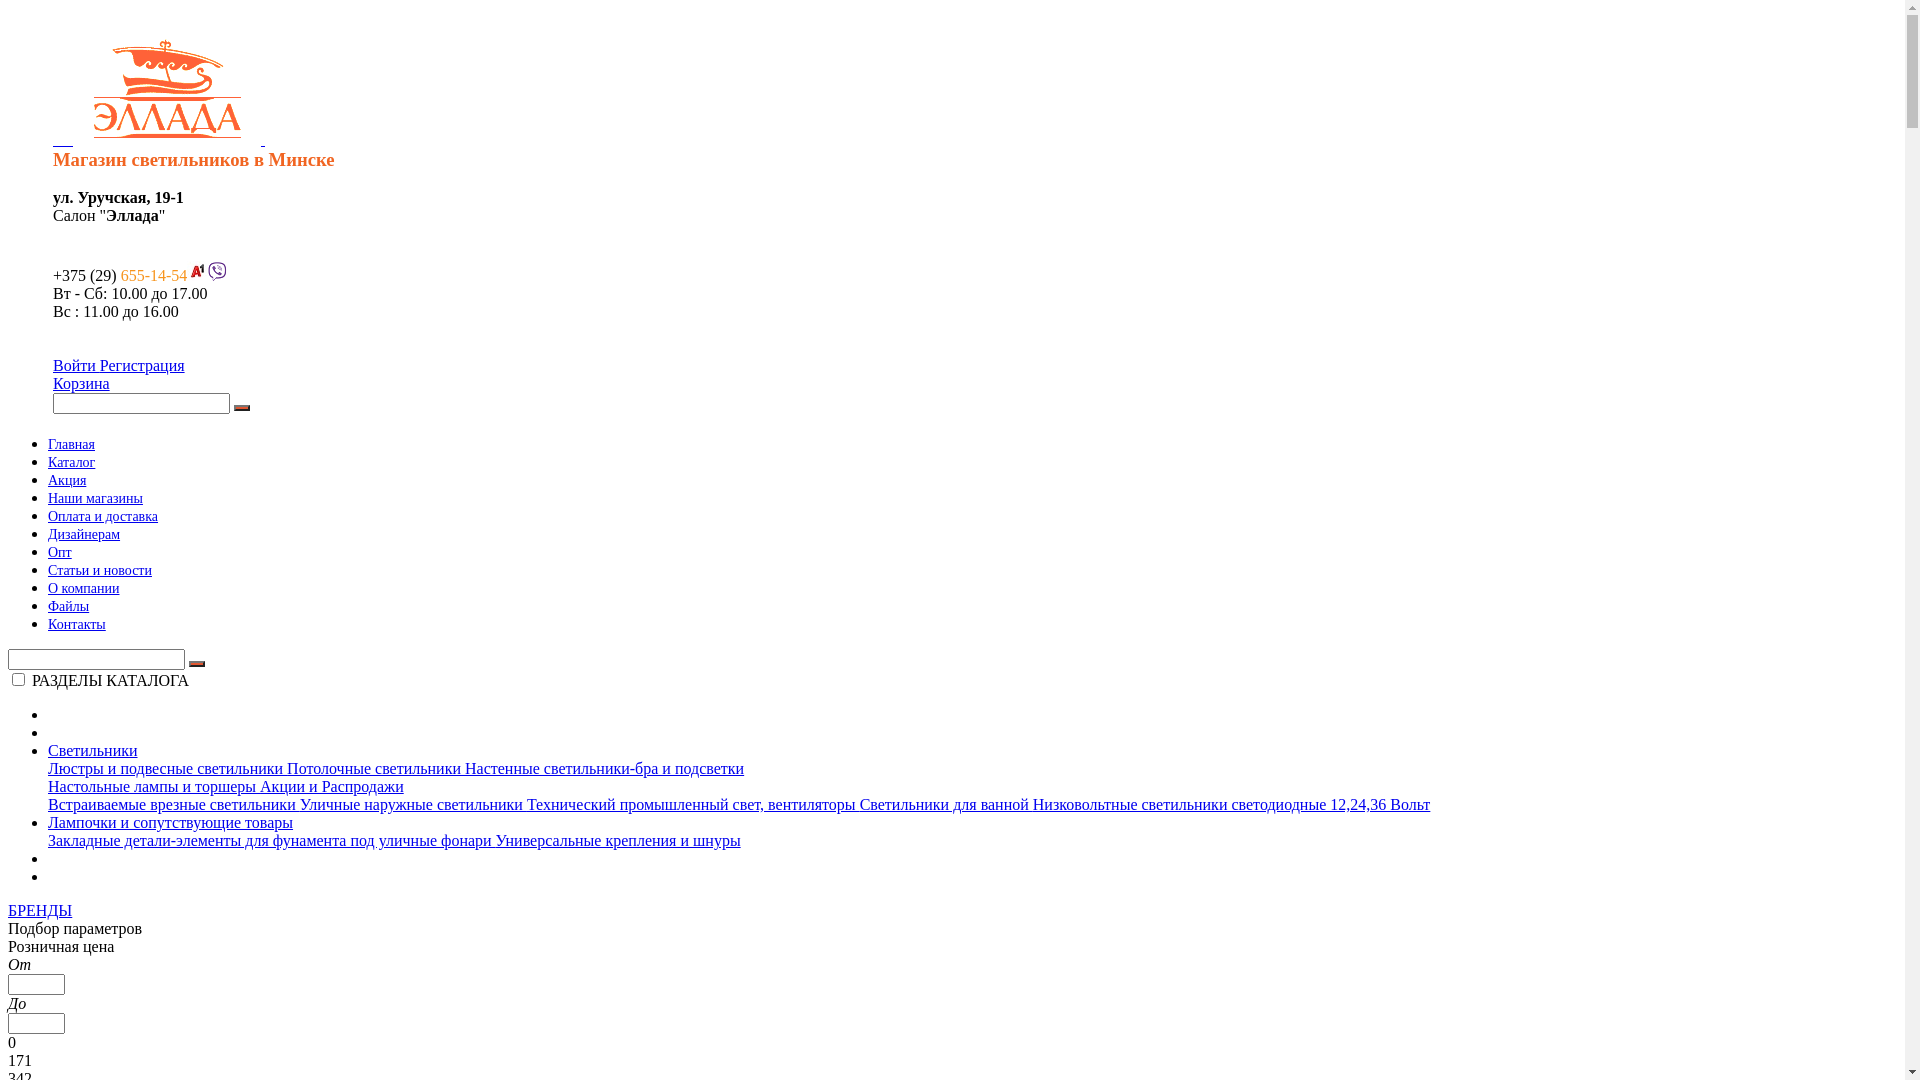 Image resolution: width=1920 pixels, height=1080 pixels. I want to click on 'viber_PNG41.png', so click(216, 271).